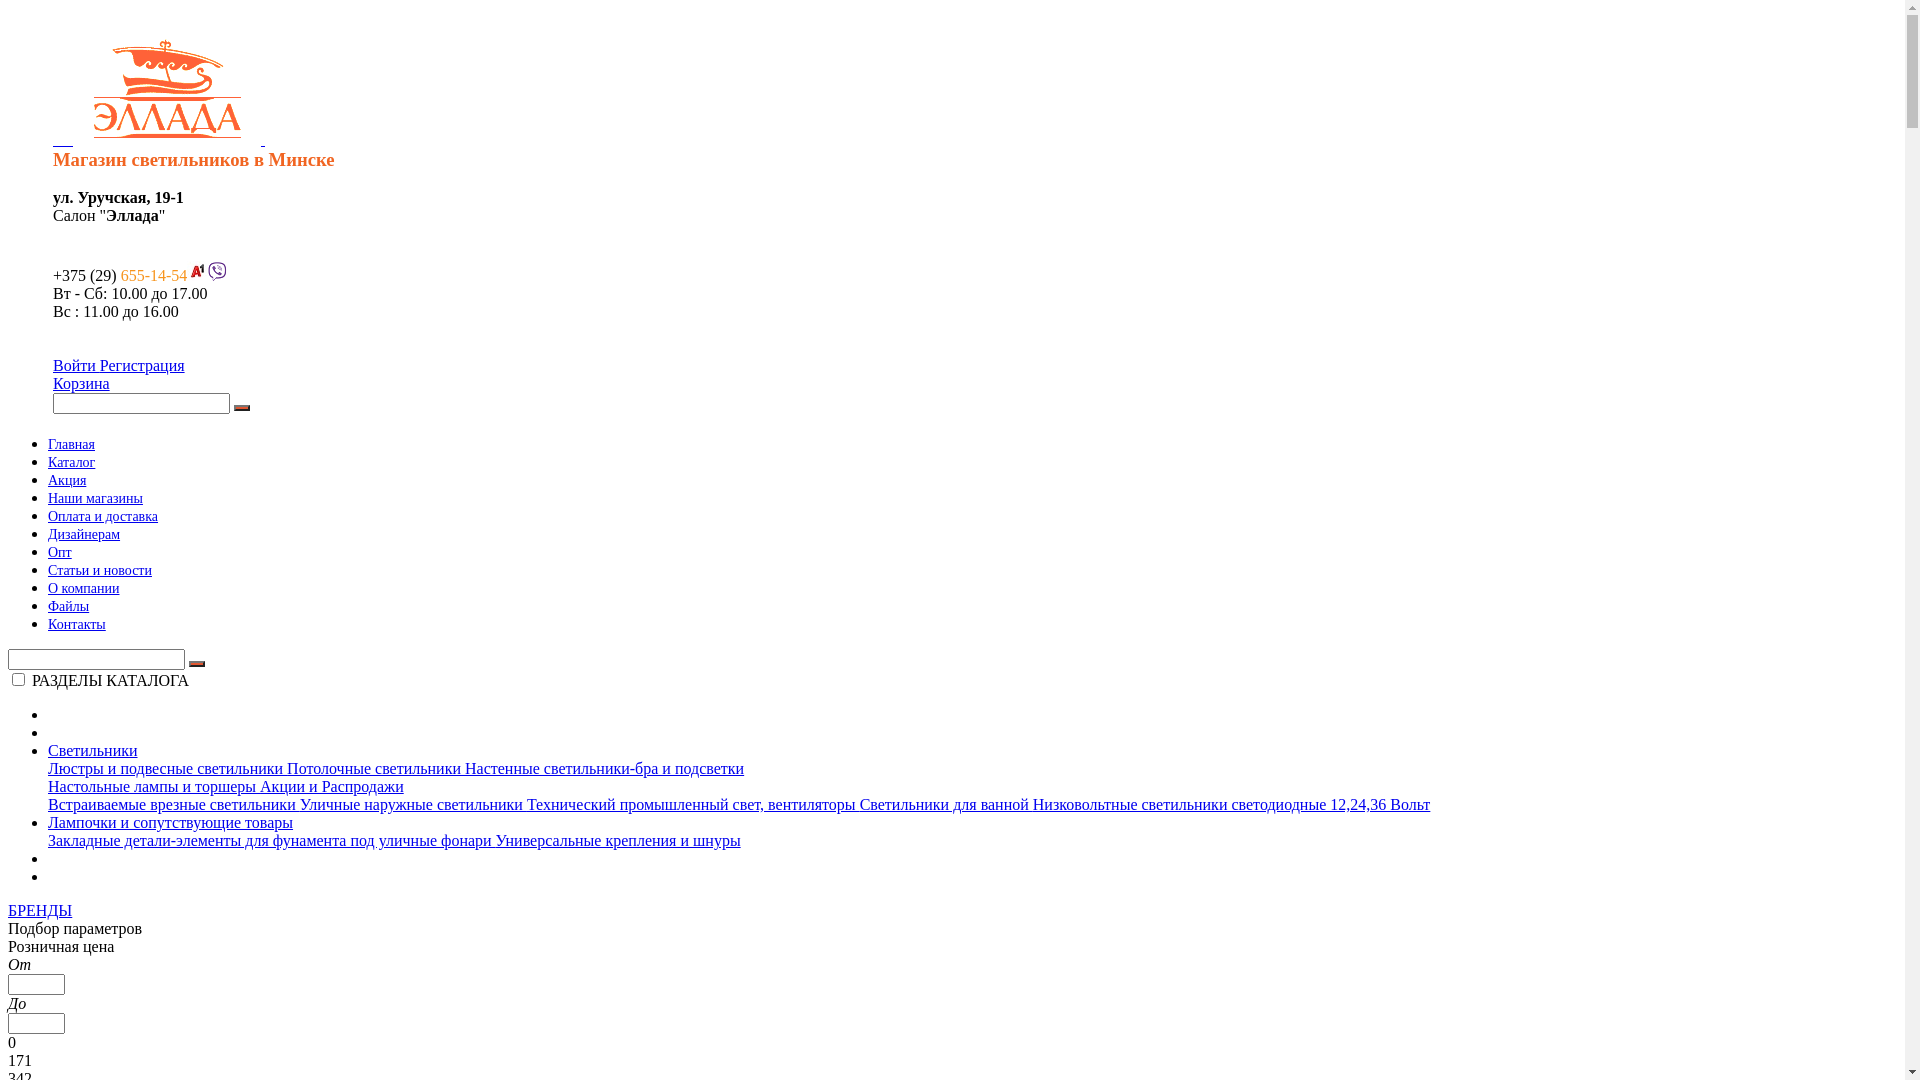 Image resolution: width=1920 pixels, height=1080 pixels. I want to click on 'viber_PNG41.png', so click(216, 271).